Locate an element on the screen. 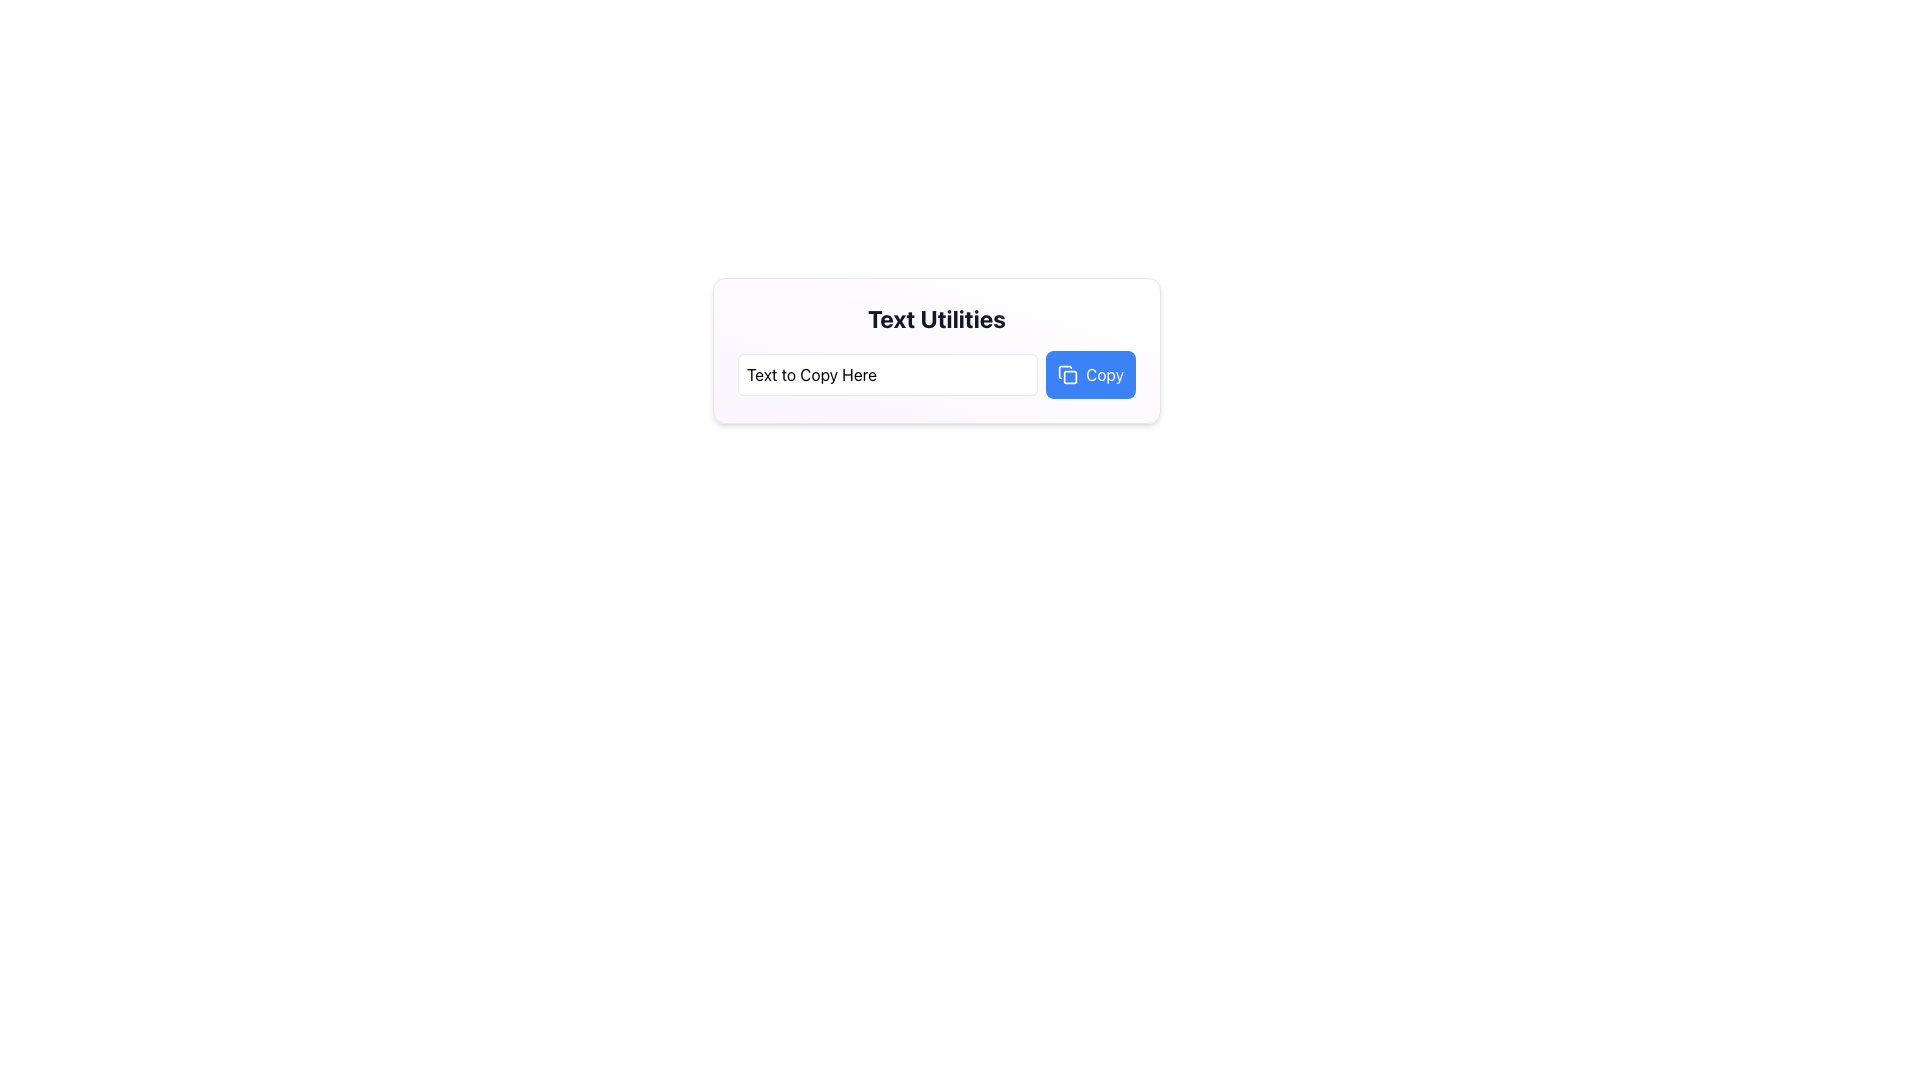  the copy button located to the right of the text input field to duplicate the text is located at coordinates (1104, 374).